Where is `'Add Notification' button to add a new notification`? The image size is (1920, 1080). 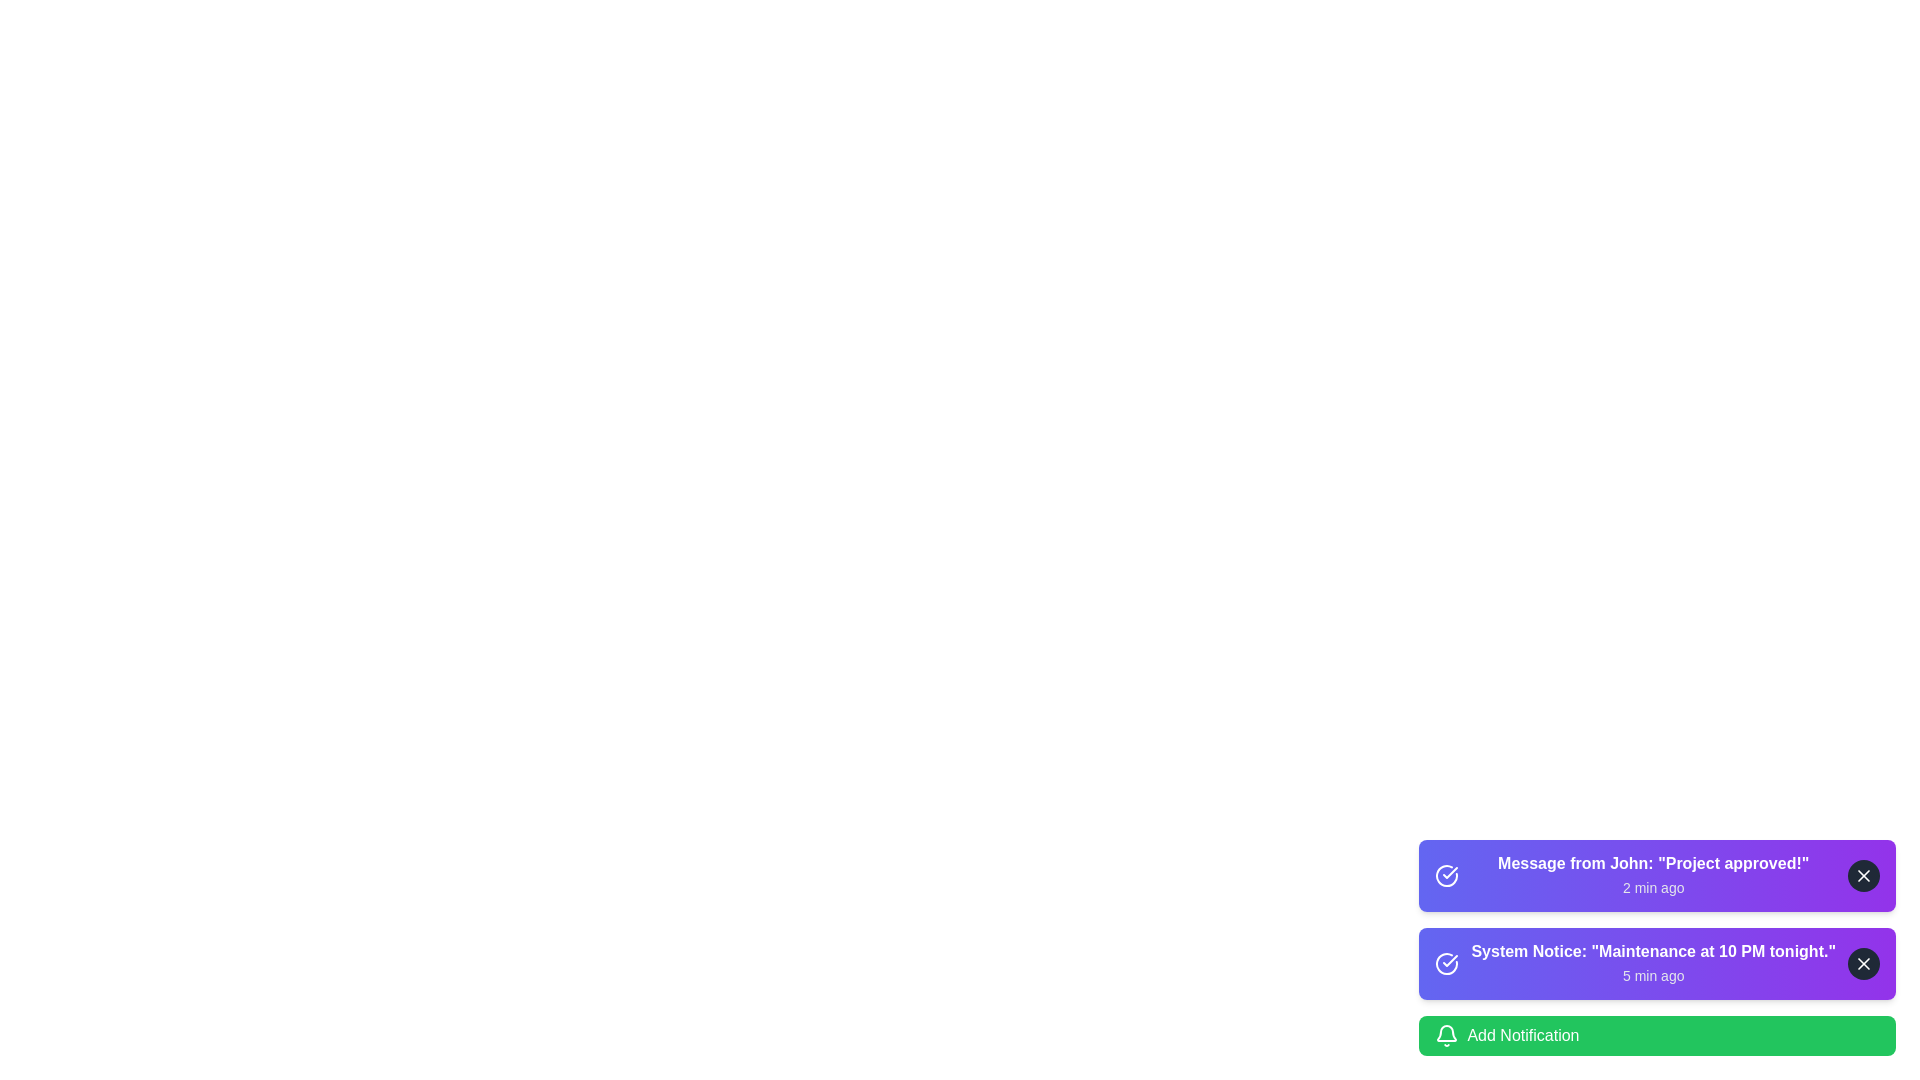
'Add Notification' button to add a new notification is located at coordinates (1657, 1035).